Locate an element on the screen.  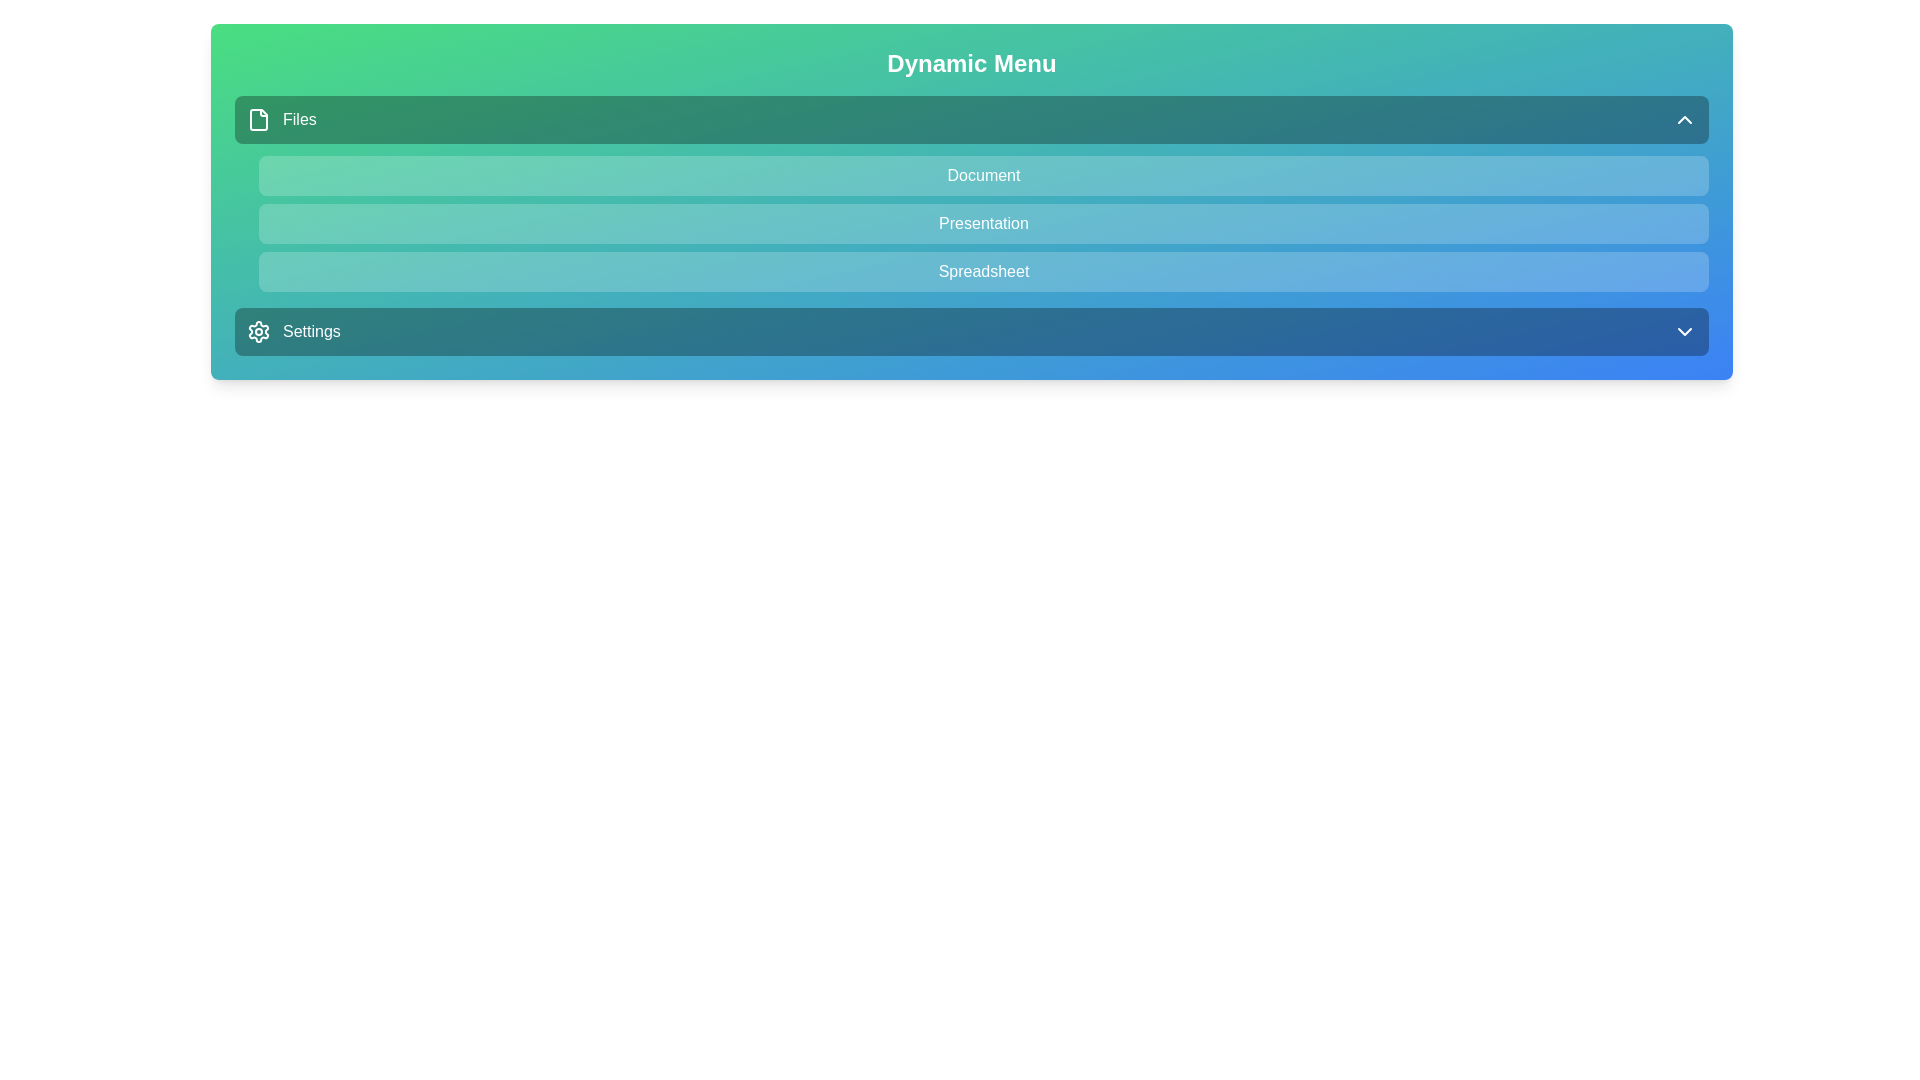
the cogwheel icon representing settings, which is positioned before the text label 'Settings' in the menu component is located at coordinates (258, 330).